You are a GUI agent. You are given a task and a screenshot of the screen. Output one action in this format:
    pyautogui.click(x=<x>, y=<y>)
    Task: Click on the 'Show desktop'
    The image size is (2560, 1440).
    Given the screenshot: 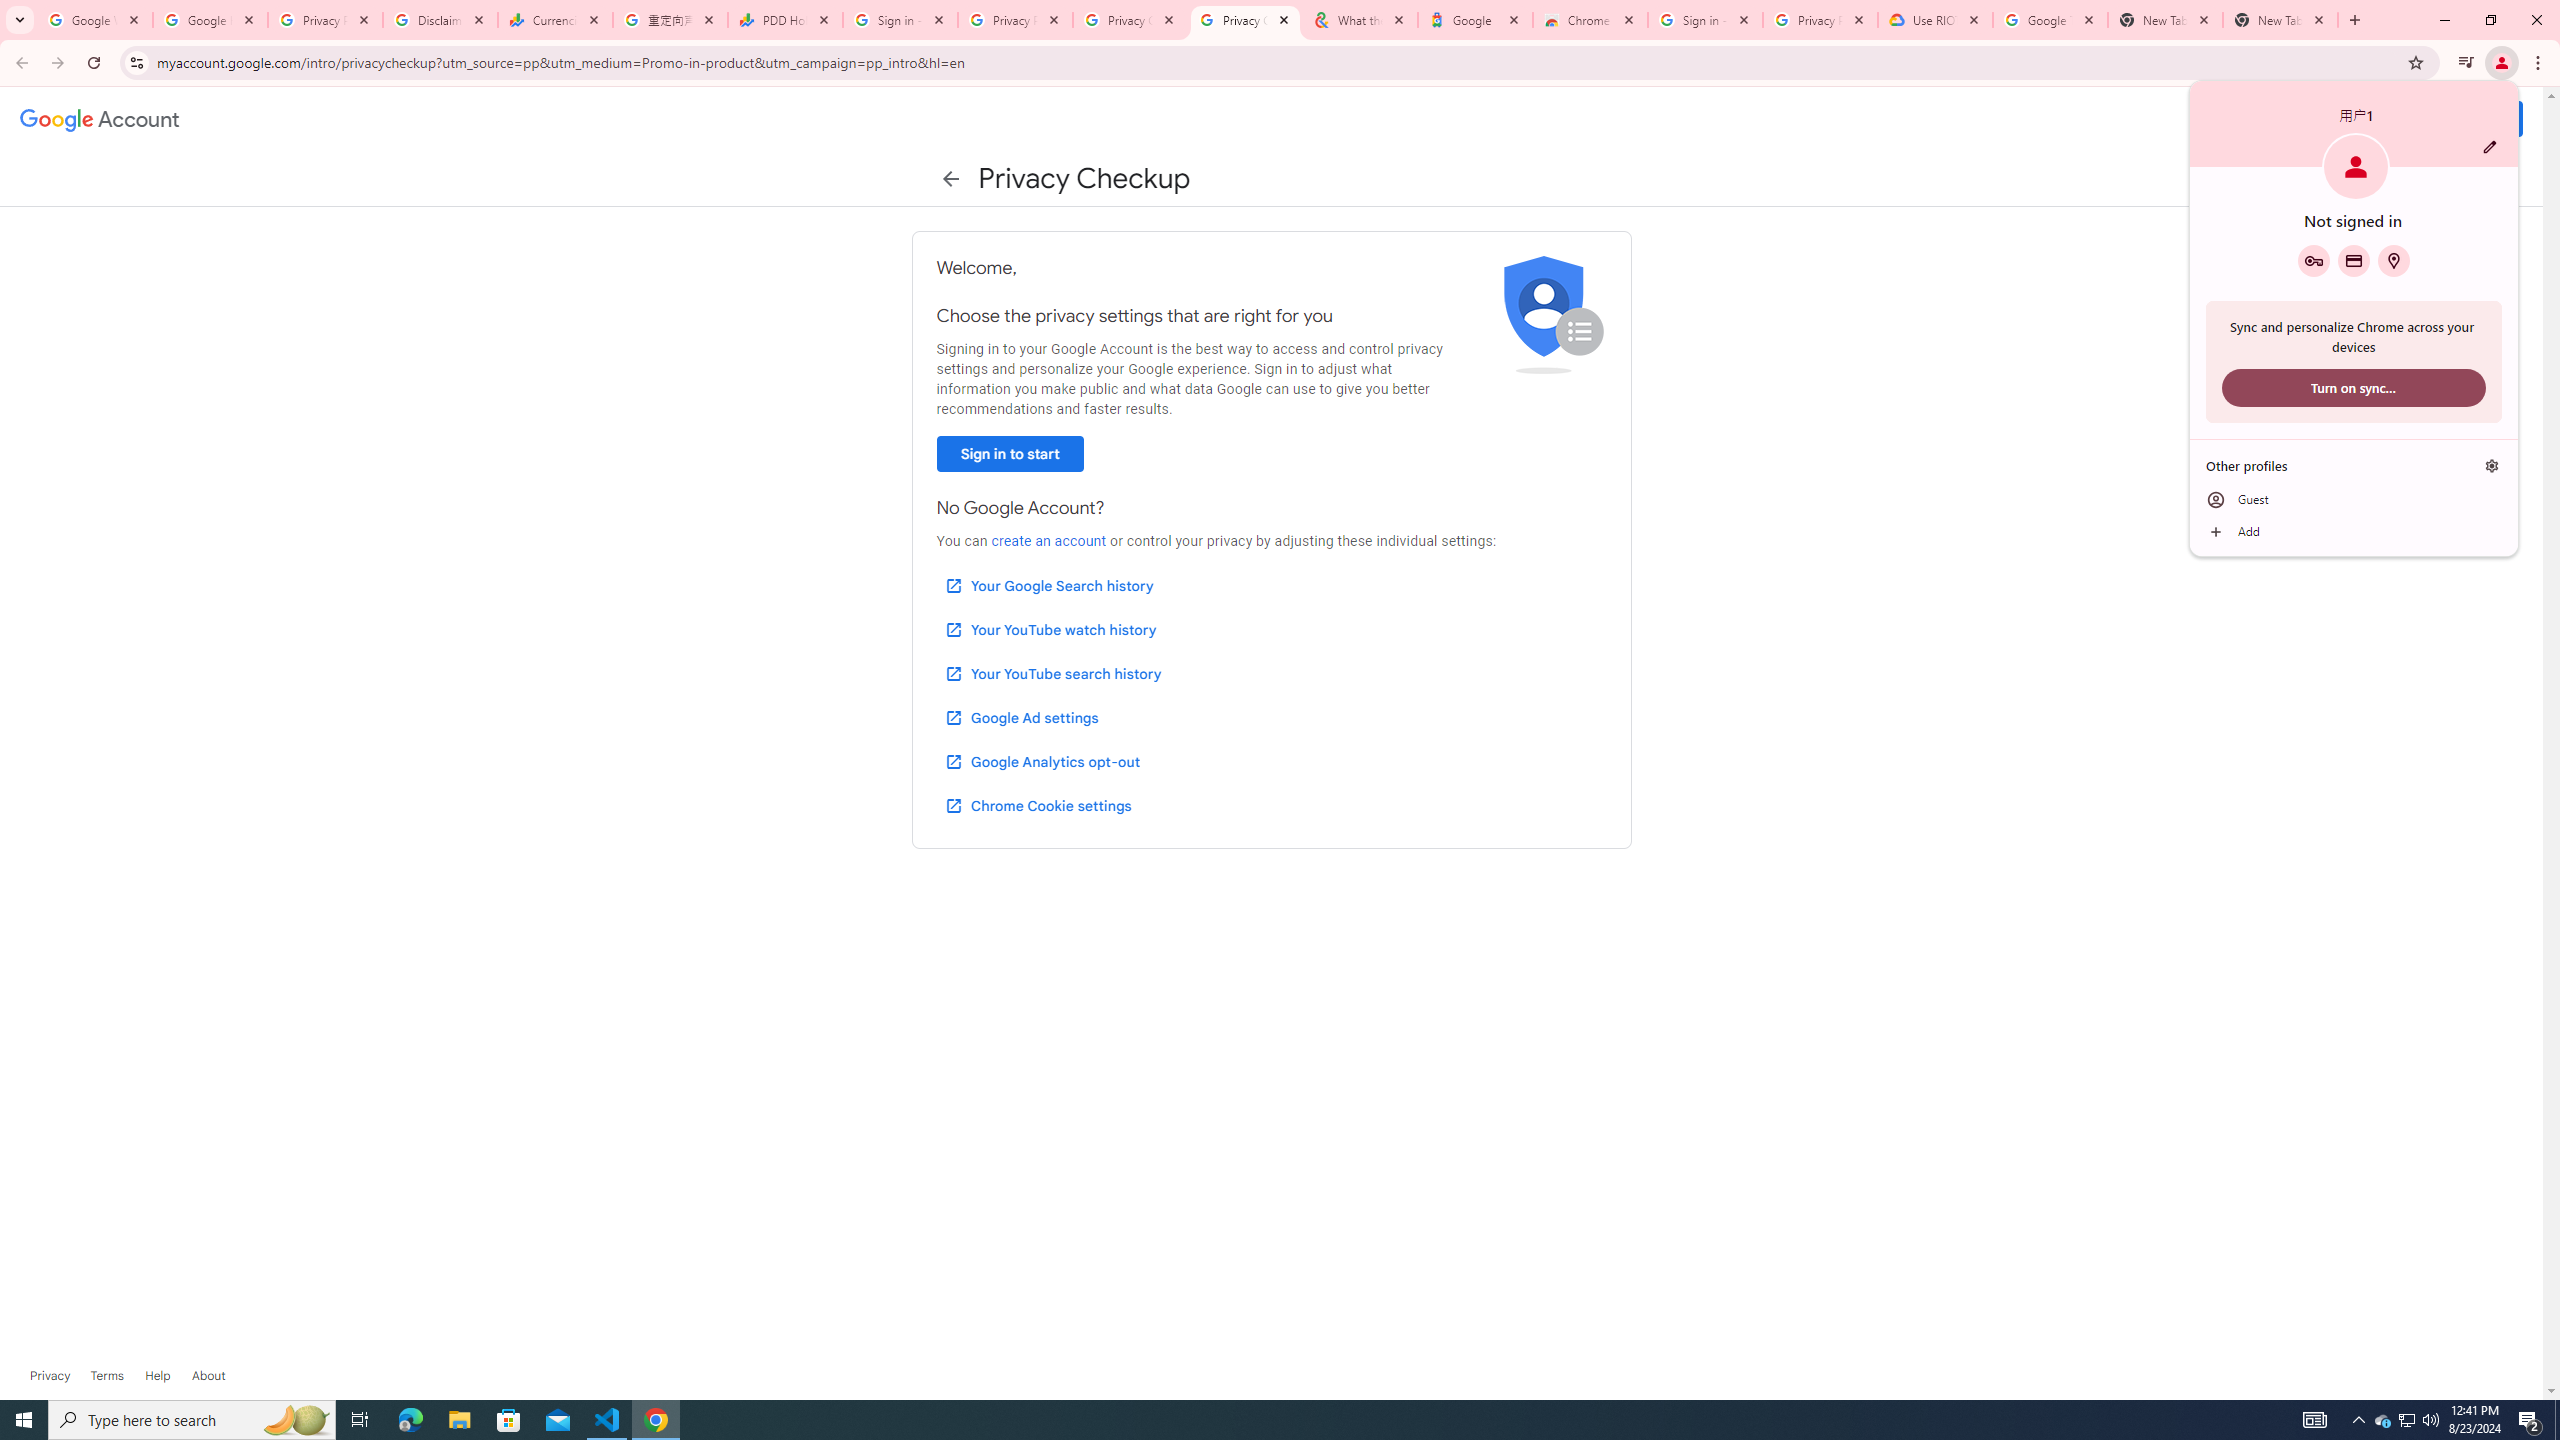 What is the action you would take?
    pyautogui.click(x=2556, y=1418)
    